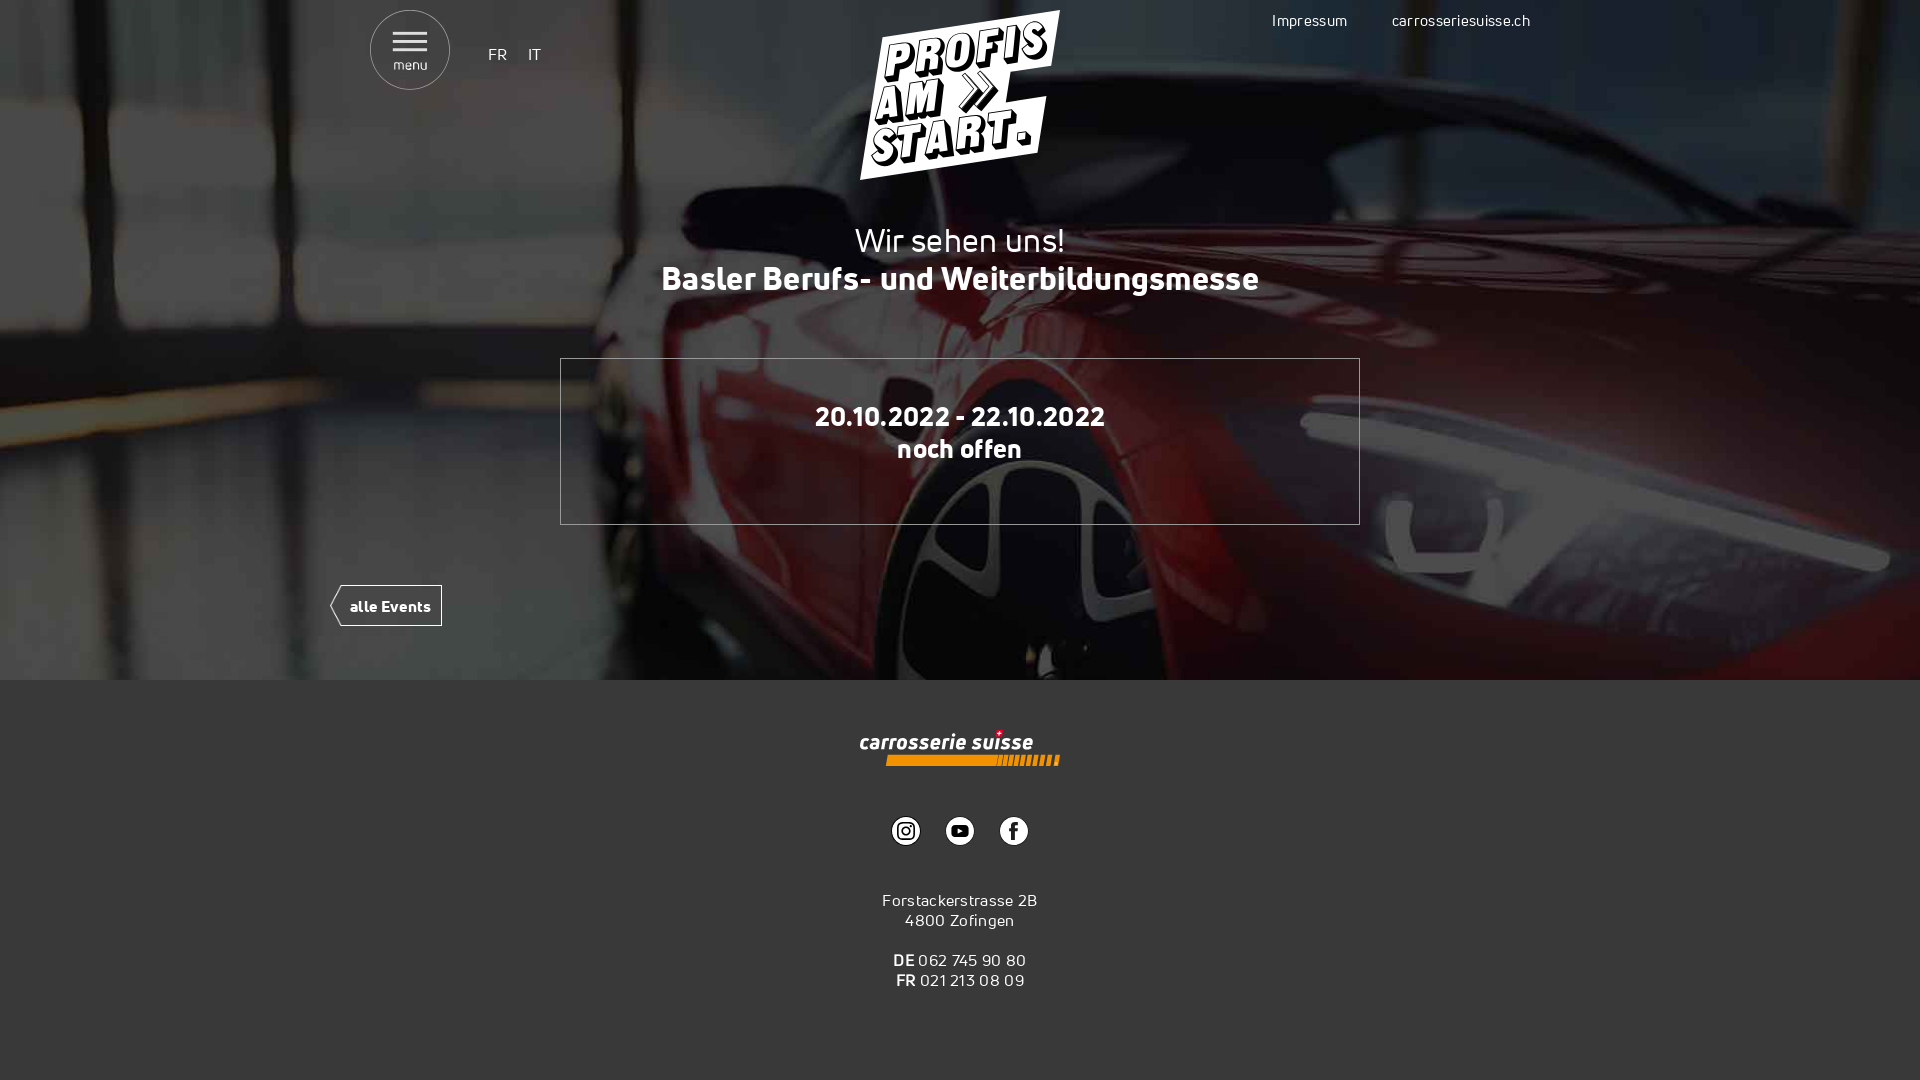 The height and width of the screenshot is (1080, 1920). I want to click on '021 213 08 09', so click(971, 978).